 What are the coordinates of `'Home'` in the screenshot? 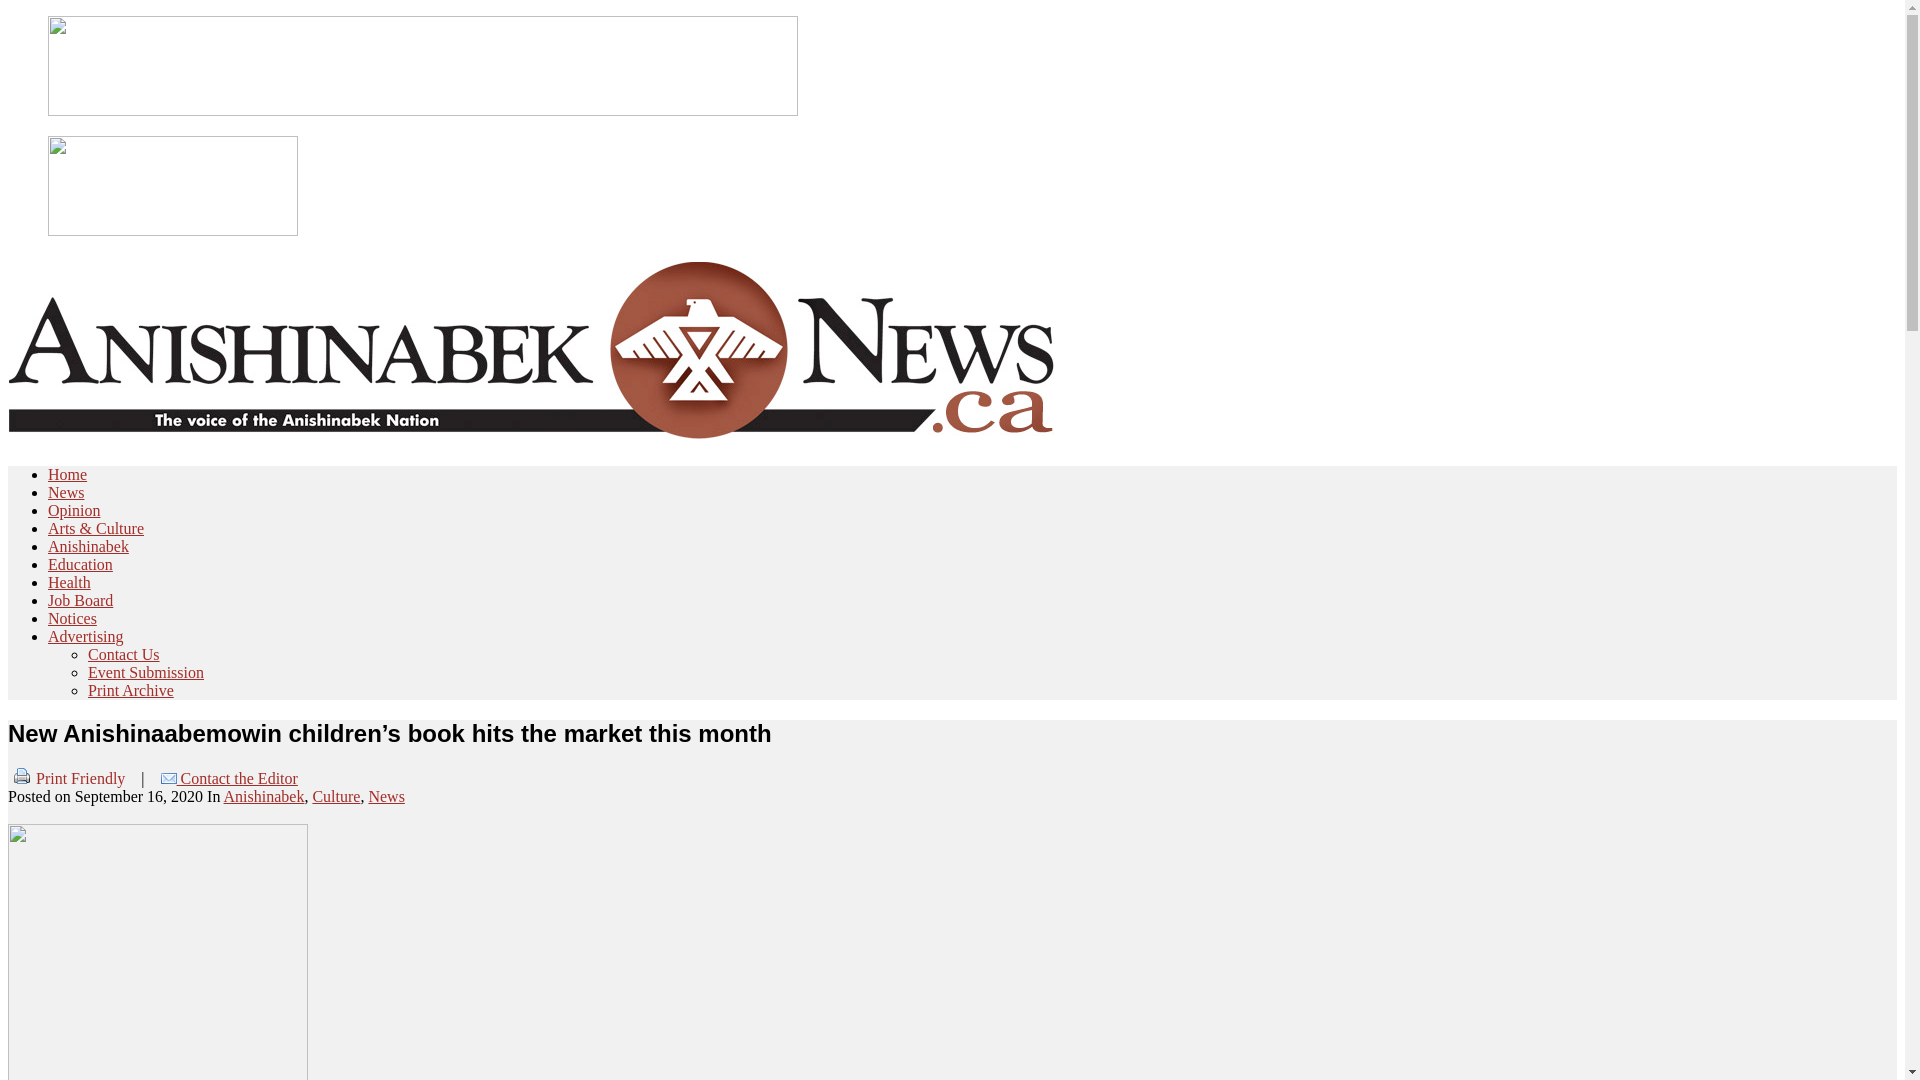 It's located at (67, 474).